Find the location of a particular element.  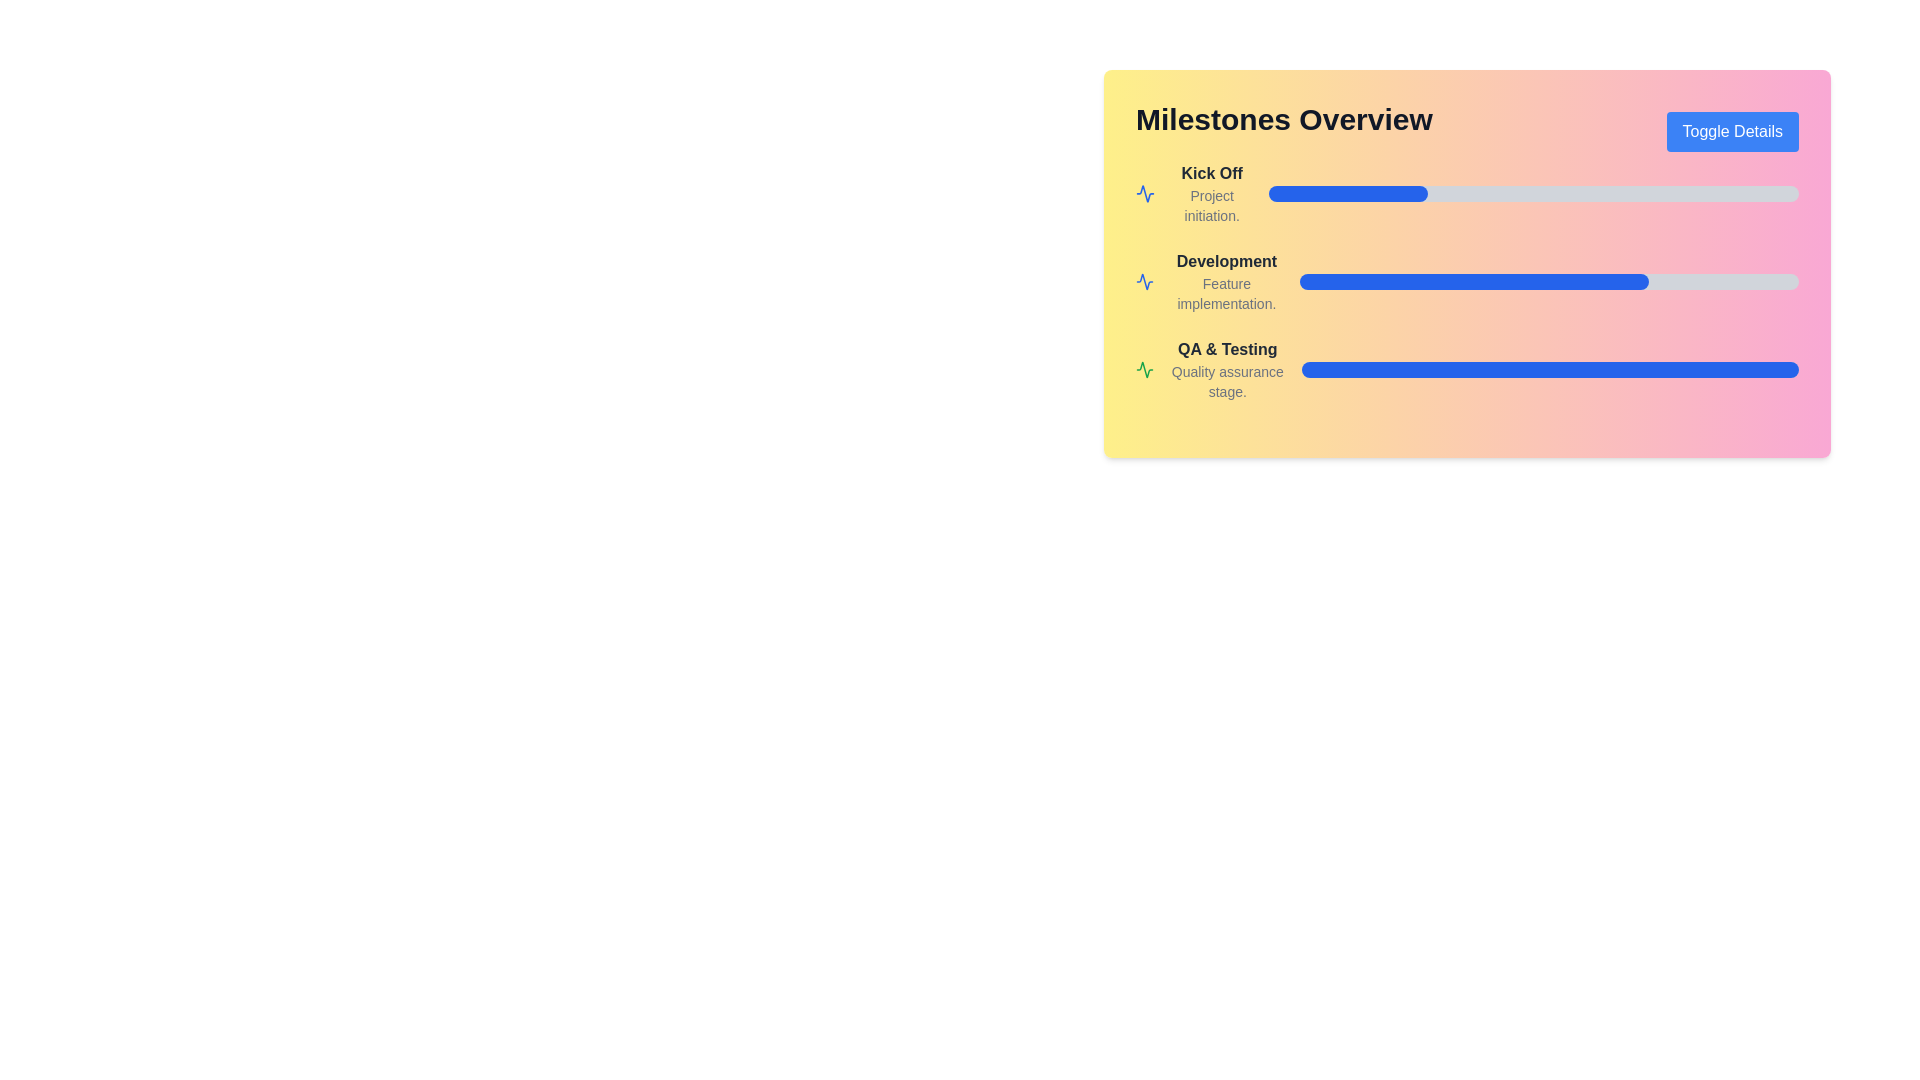

the text label providing a brief descriptive subtitle for the milestone titled 'Kick Off', which is located below the title and above a horizontal progress bar is located at coordinates (1211, 205).